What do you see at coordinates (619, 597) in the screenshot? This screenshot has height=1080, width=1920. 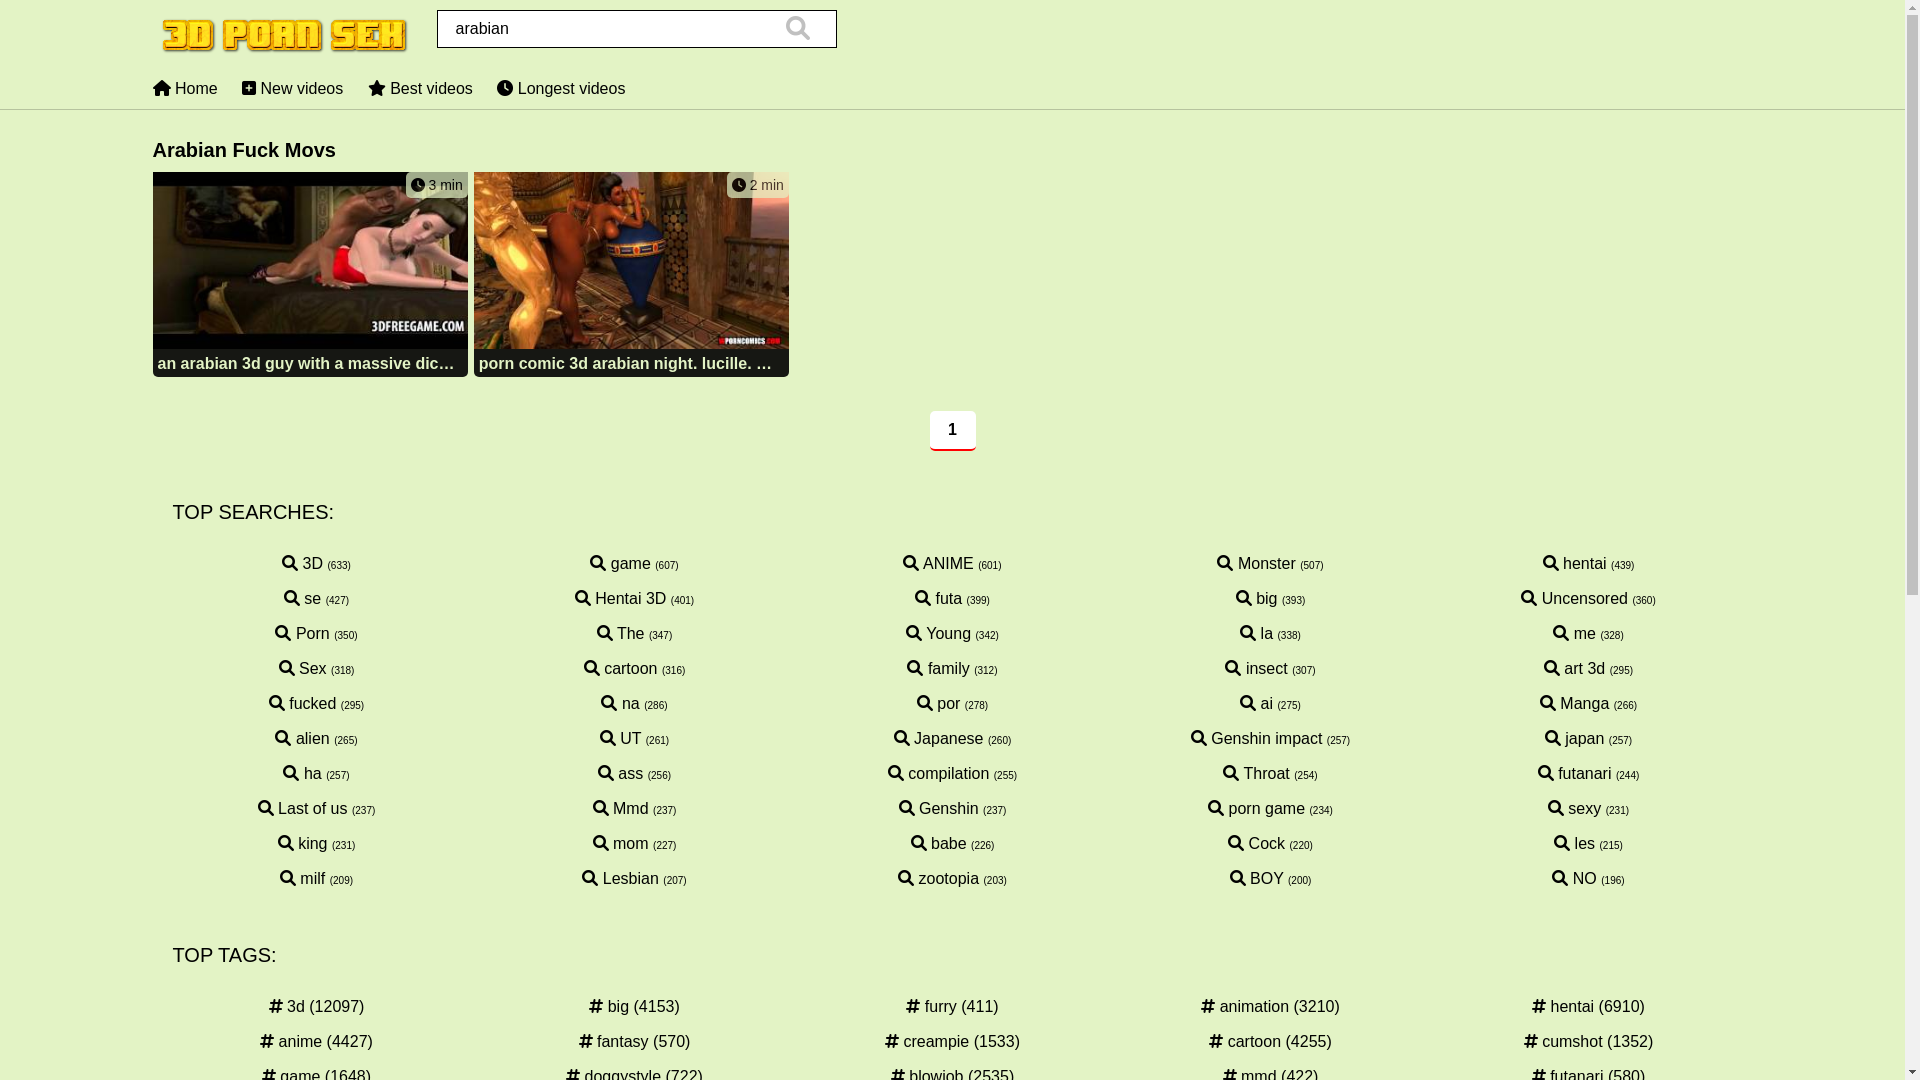 I see `'Hentai 3D'` at bounding box center [619, 597].